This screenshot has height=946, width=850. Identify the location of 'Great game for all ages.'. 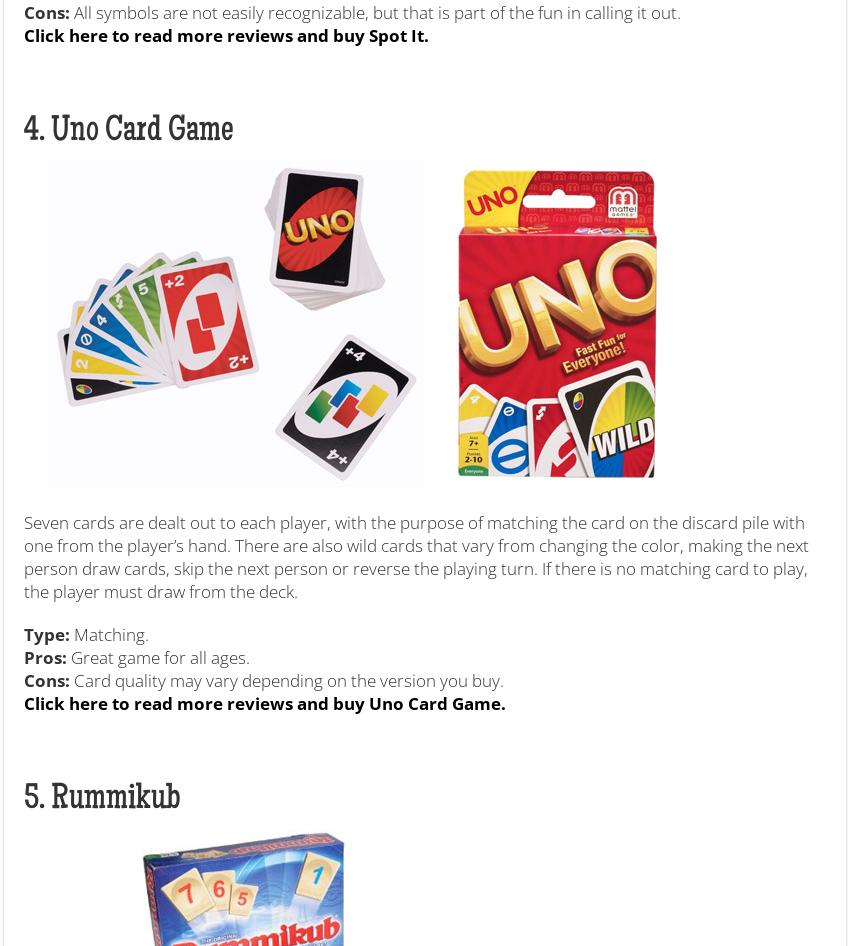
(158, 656).